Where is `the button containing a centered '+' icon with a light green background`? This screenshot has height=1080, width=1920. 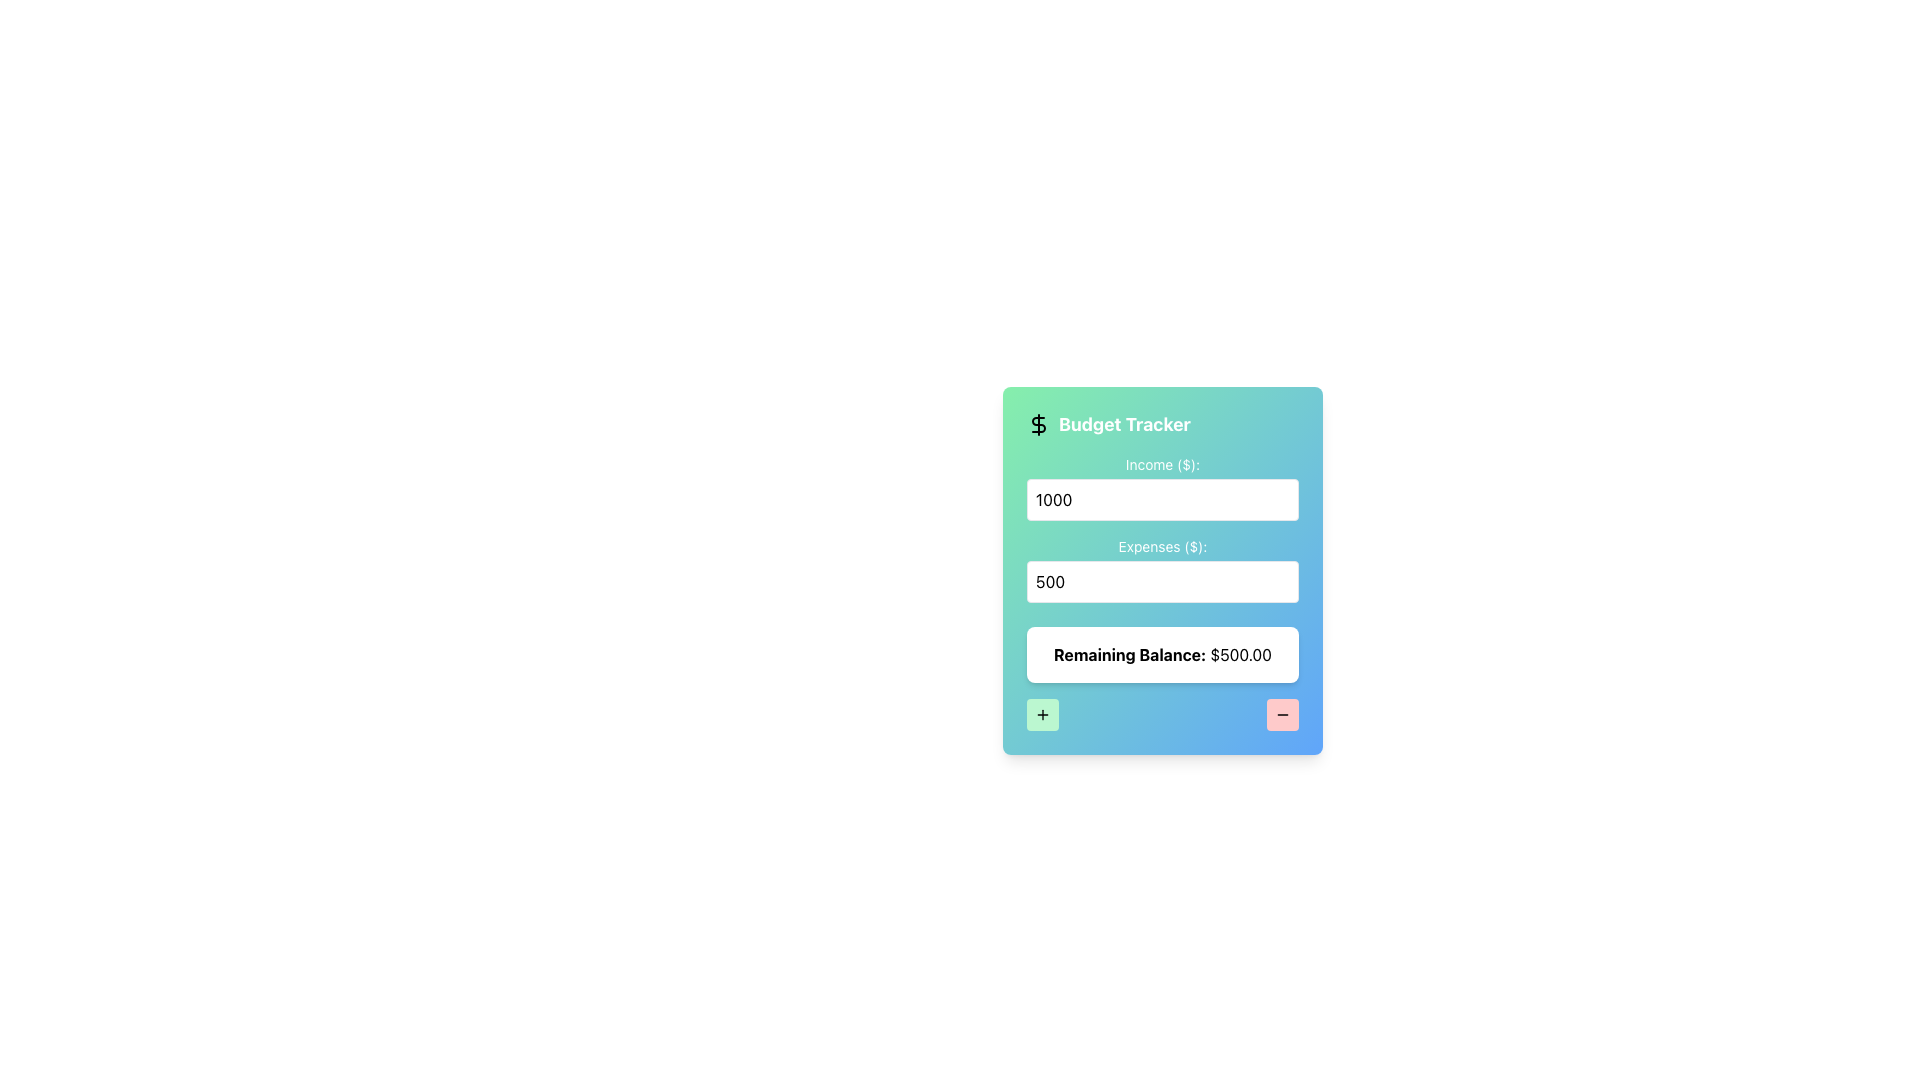
the button containing a centered '+' icon with a light green background is located at coordinates (1041, 713).